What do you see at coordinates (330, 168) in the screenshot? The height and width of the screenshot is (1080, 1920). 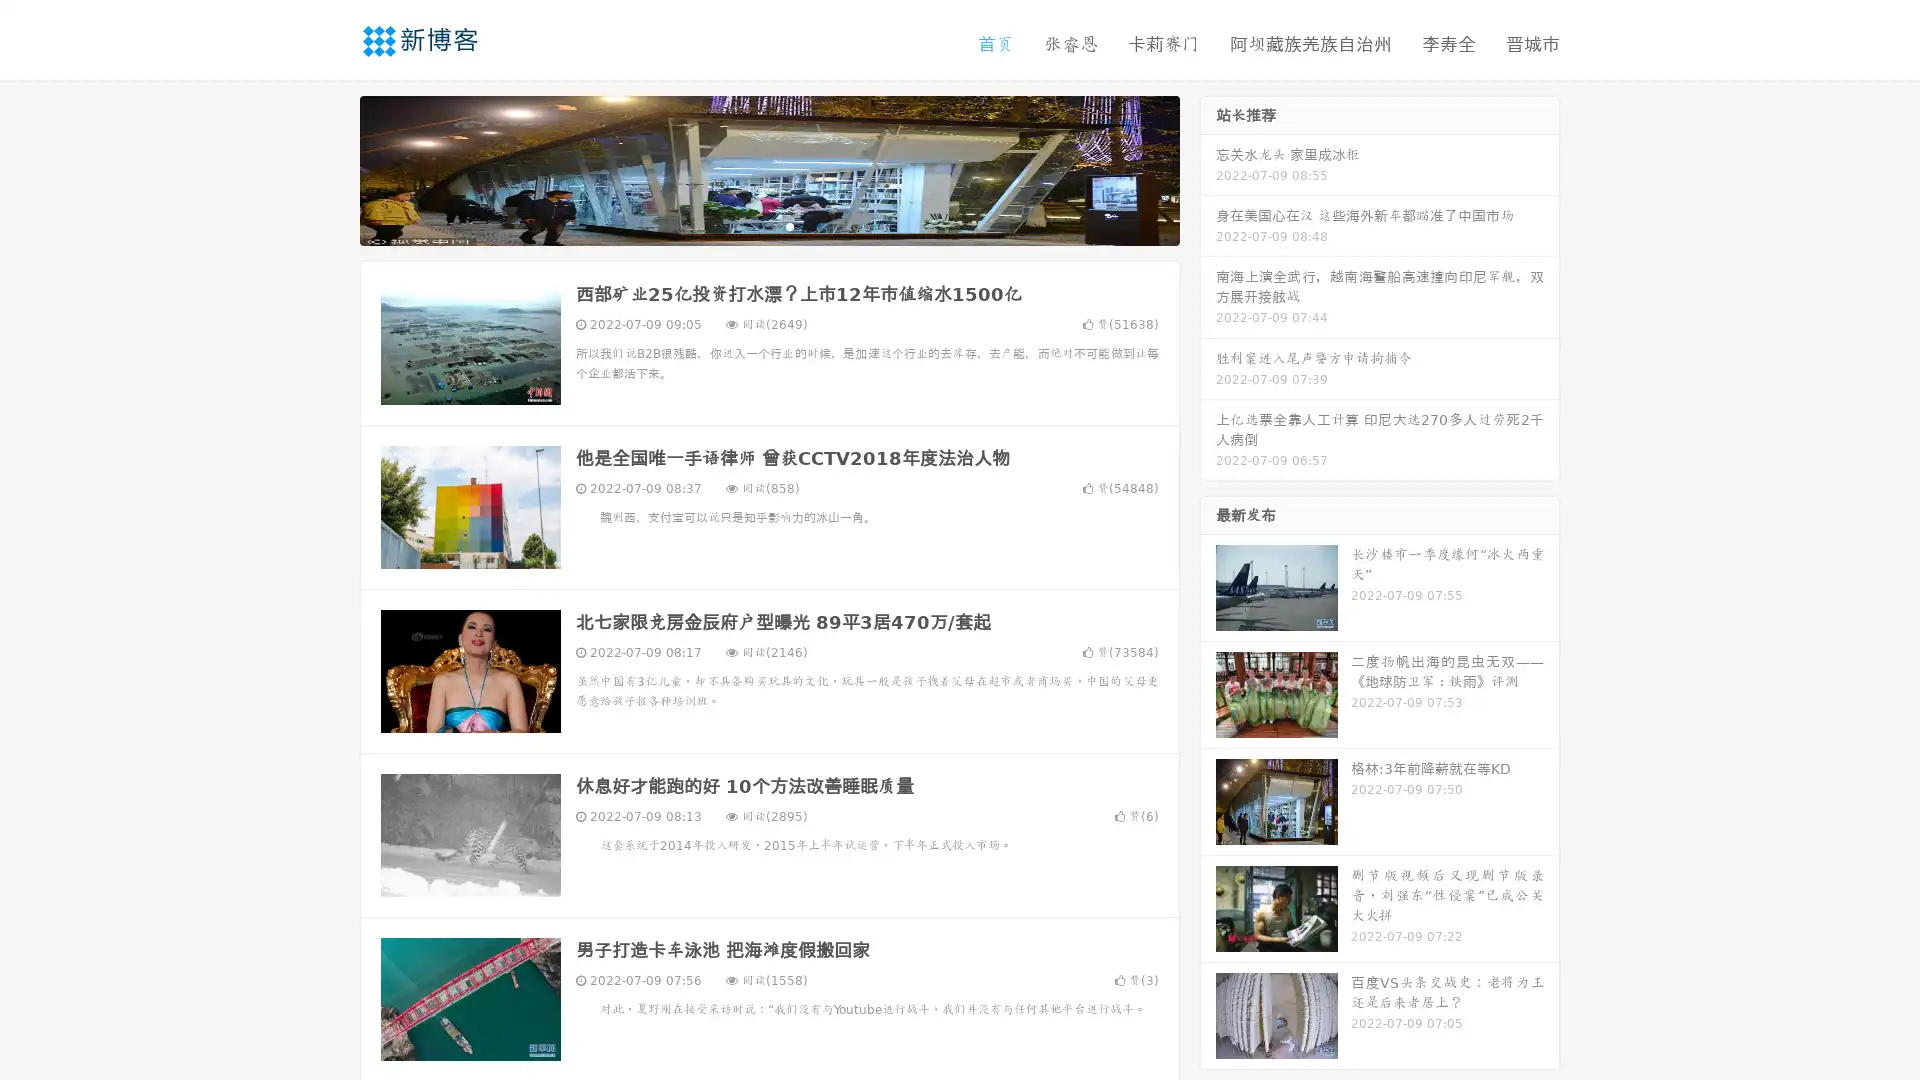 I see `Previous slide` at bounding box center [330, 168].